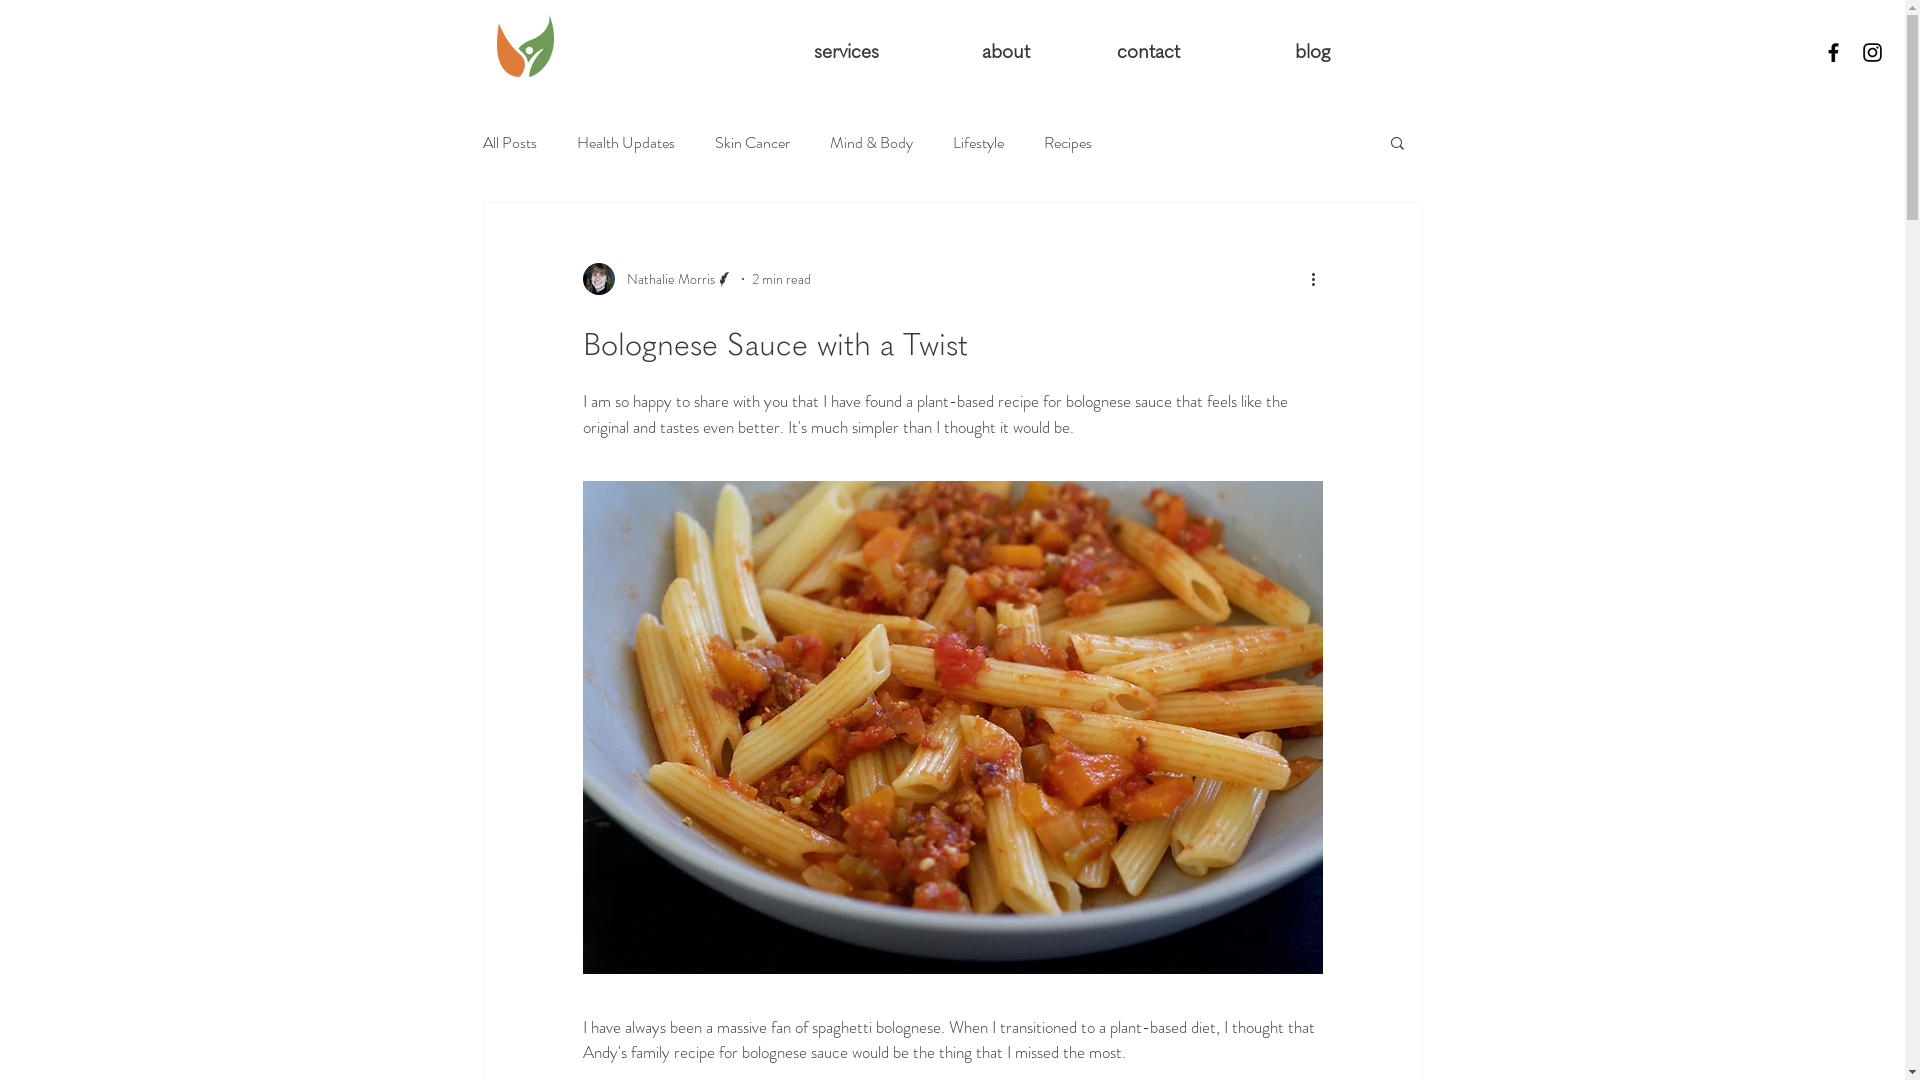 Image resolution: width=1920 pixels, height=1080 pixels. What do you see at coordinates (623, 140) in the screenshot?
I see `'Health Updates'` at bounding box center [623, 140].